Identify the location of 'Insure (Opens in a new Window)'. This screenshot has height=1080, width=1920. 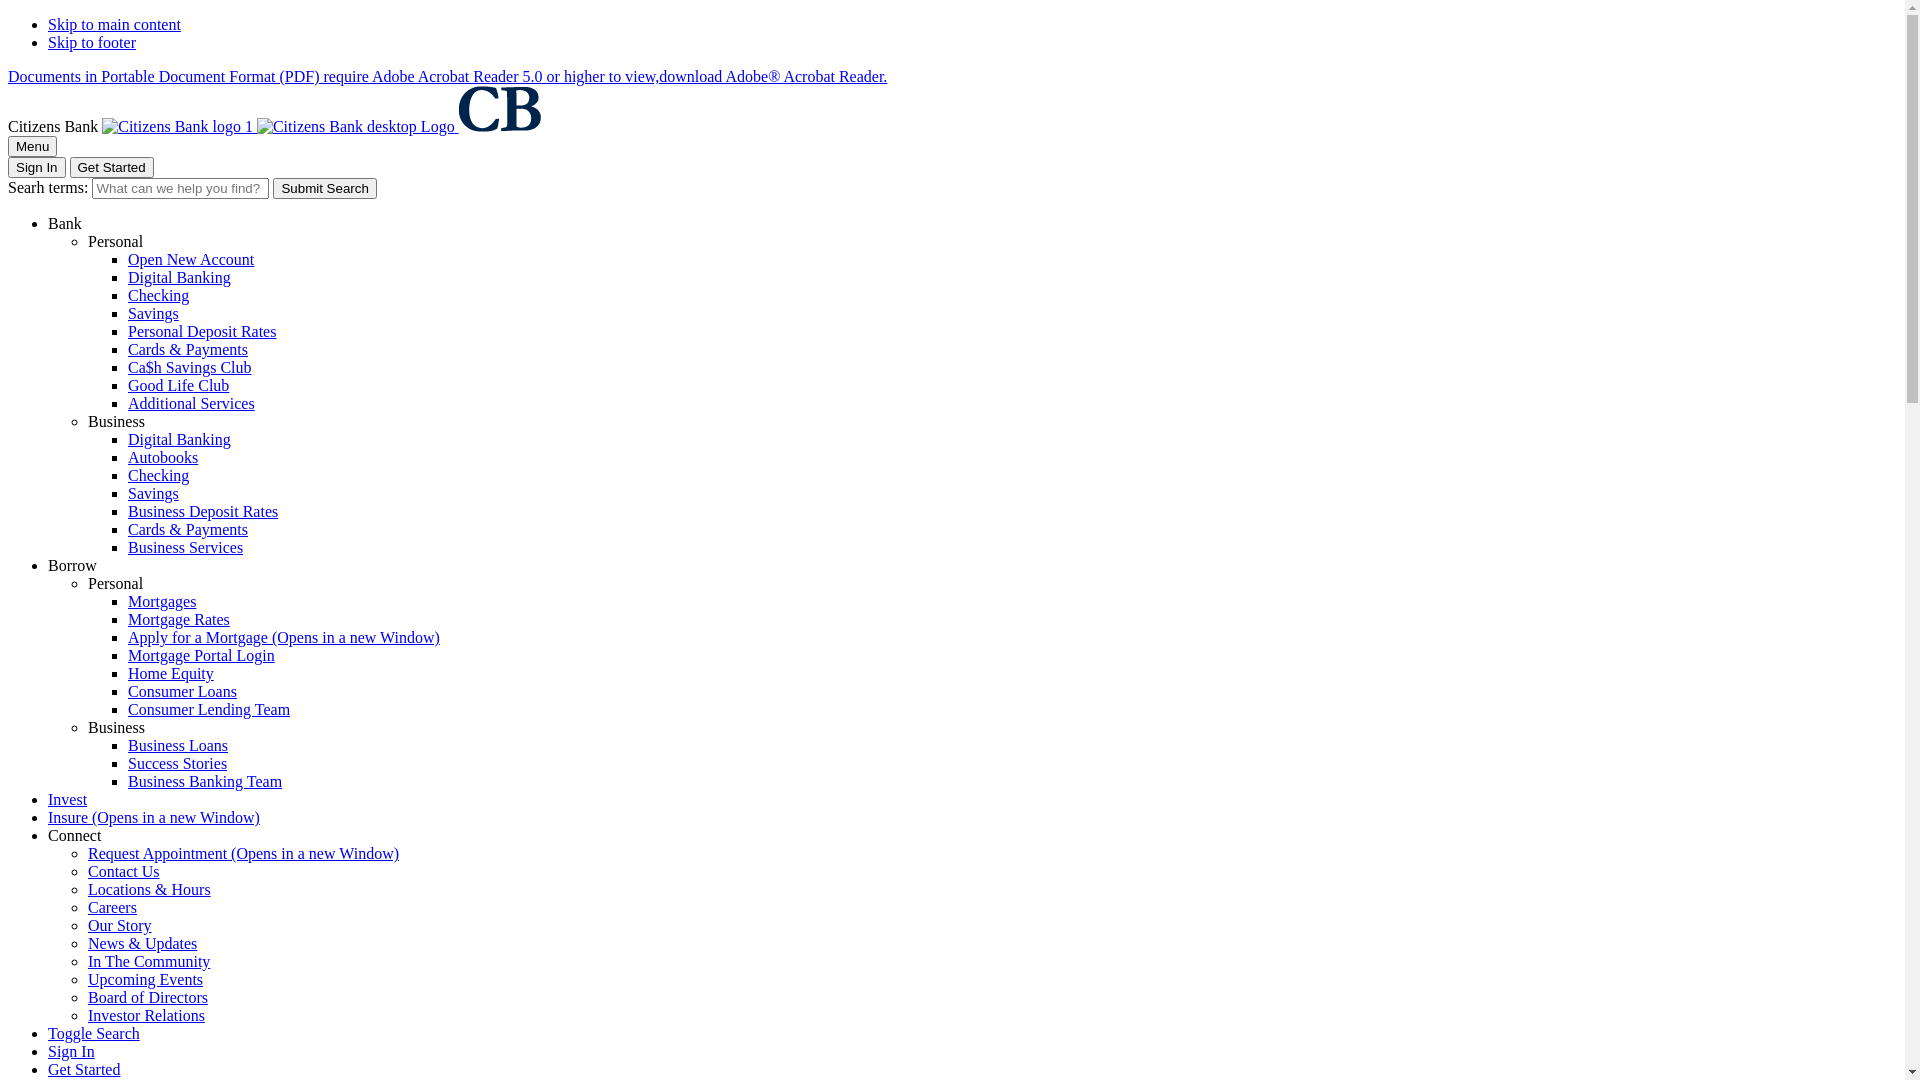
(48, 817).